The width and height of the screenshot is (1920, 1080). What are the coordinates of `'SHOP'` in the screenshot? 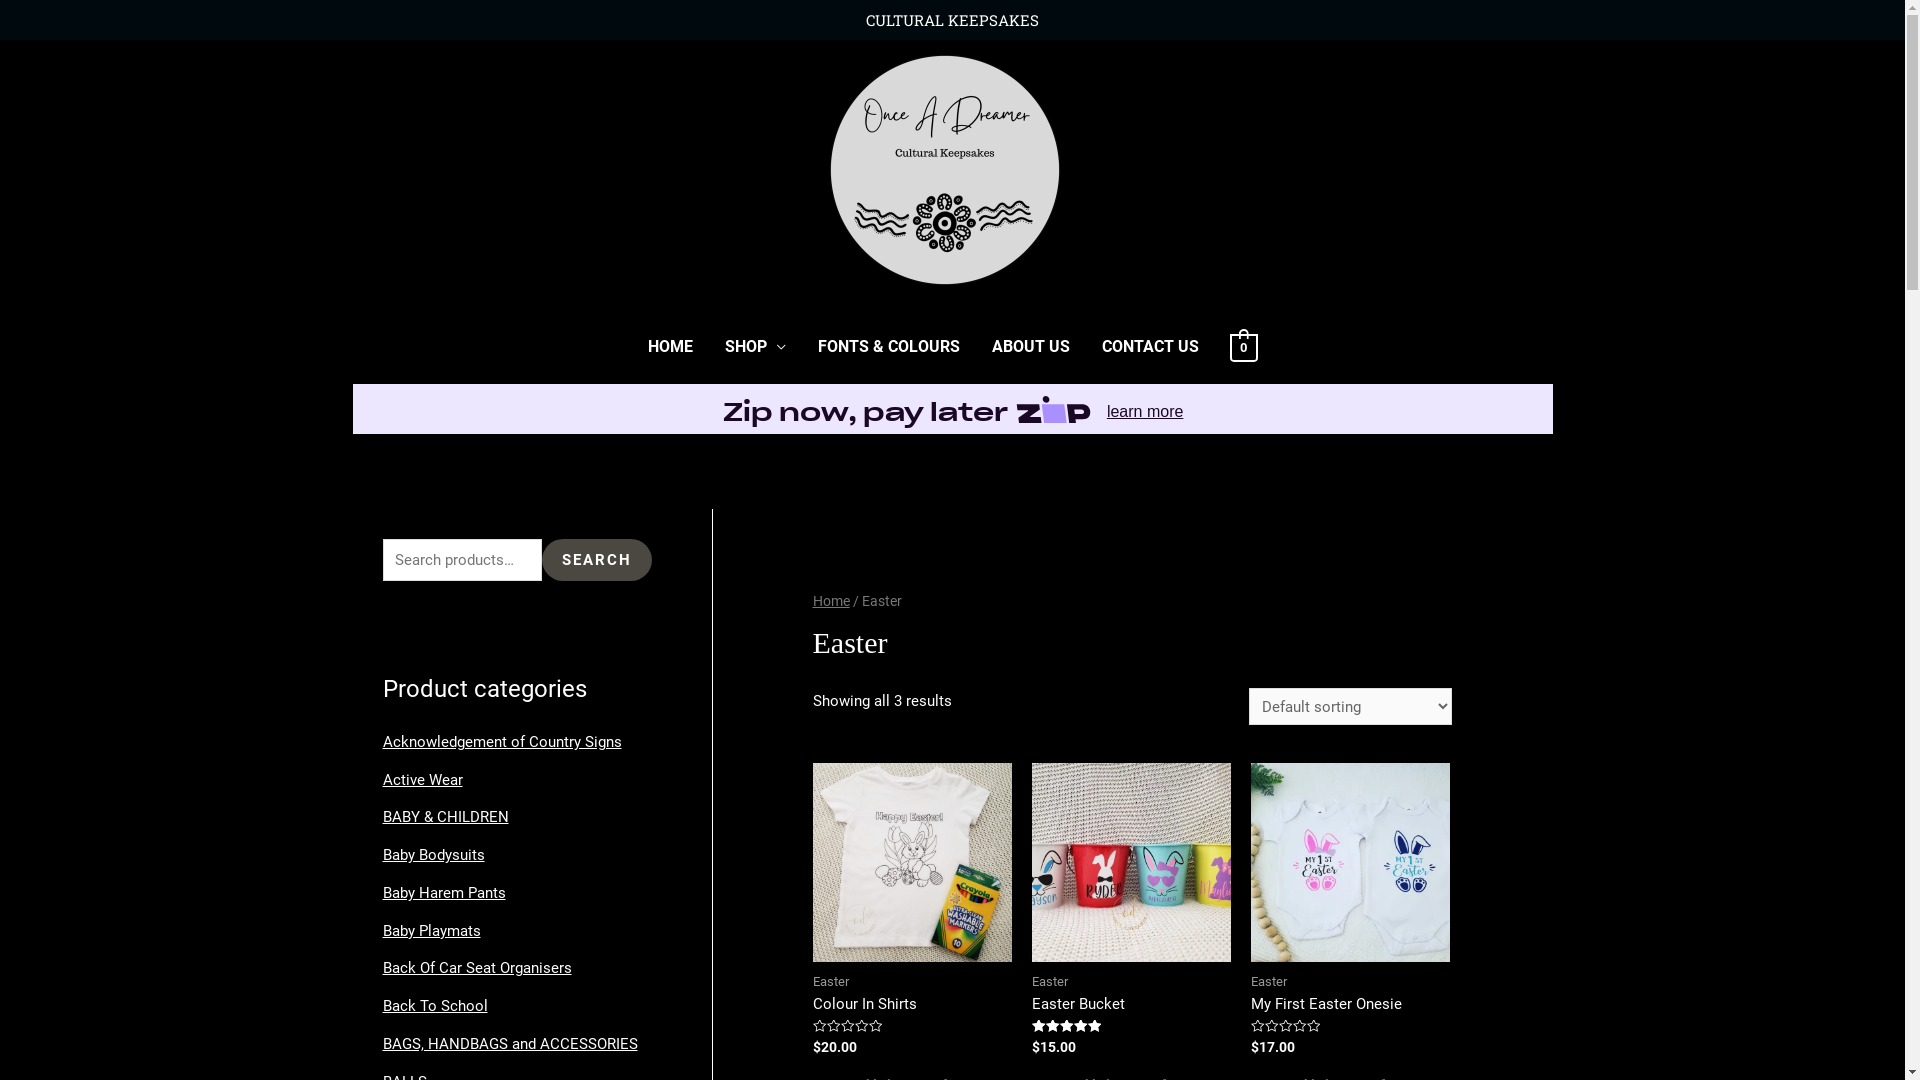 It's located at (709, 346).